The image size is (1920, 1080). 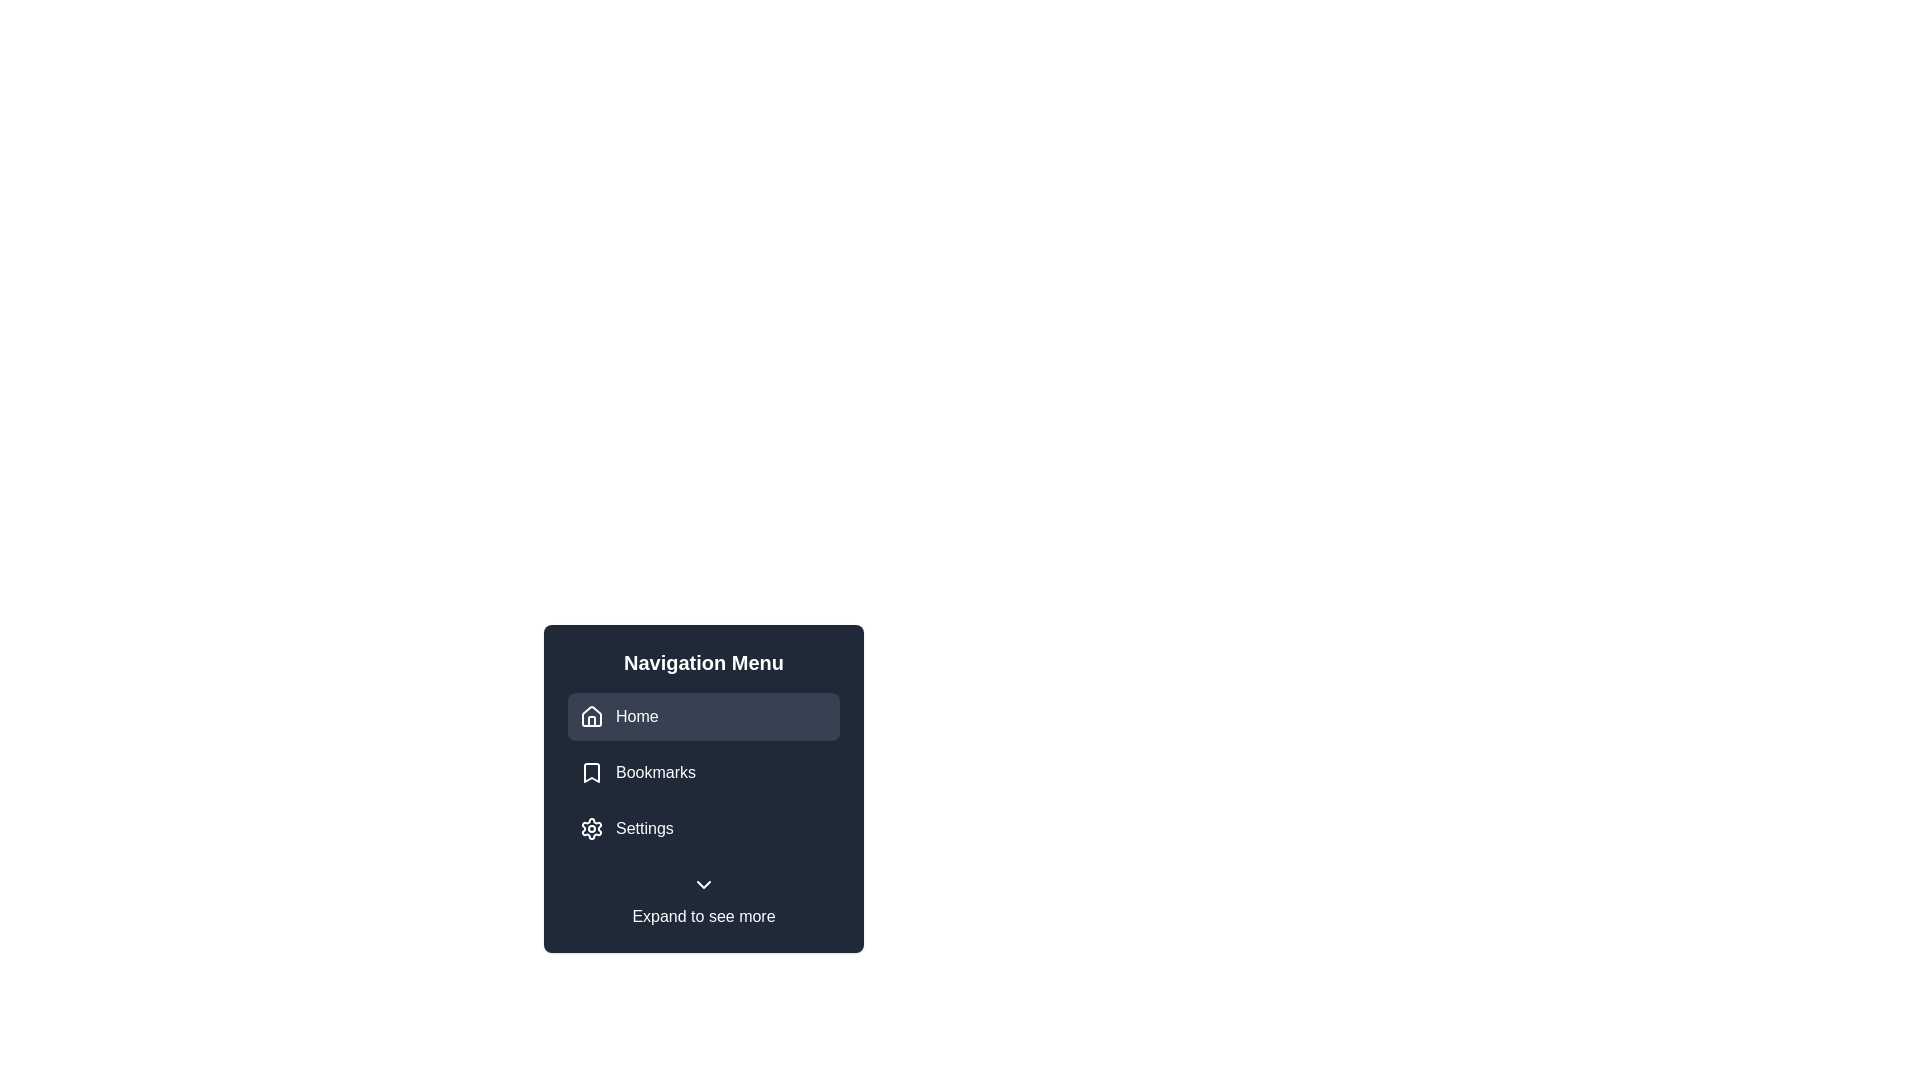 I want to click on the 'Bookmarks' navigation menu item, which is the second item in a vertical list of three items in the navigation menu, positioned between 'Home' and 'Settings', so click(x=704, y=771).